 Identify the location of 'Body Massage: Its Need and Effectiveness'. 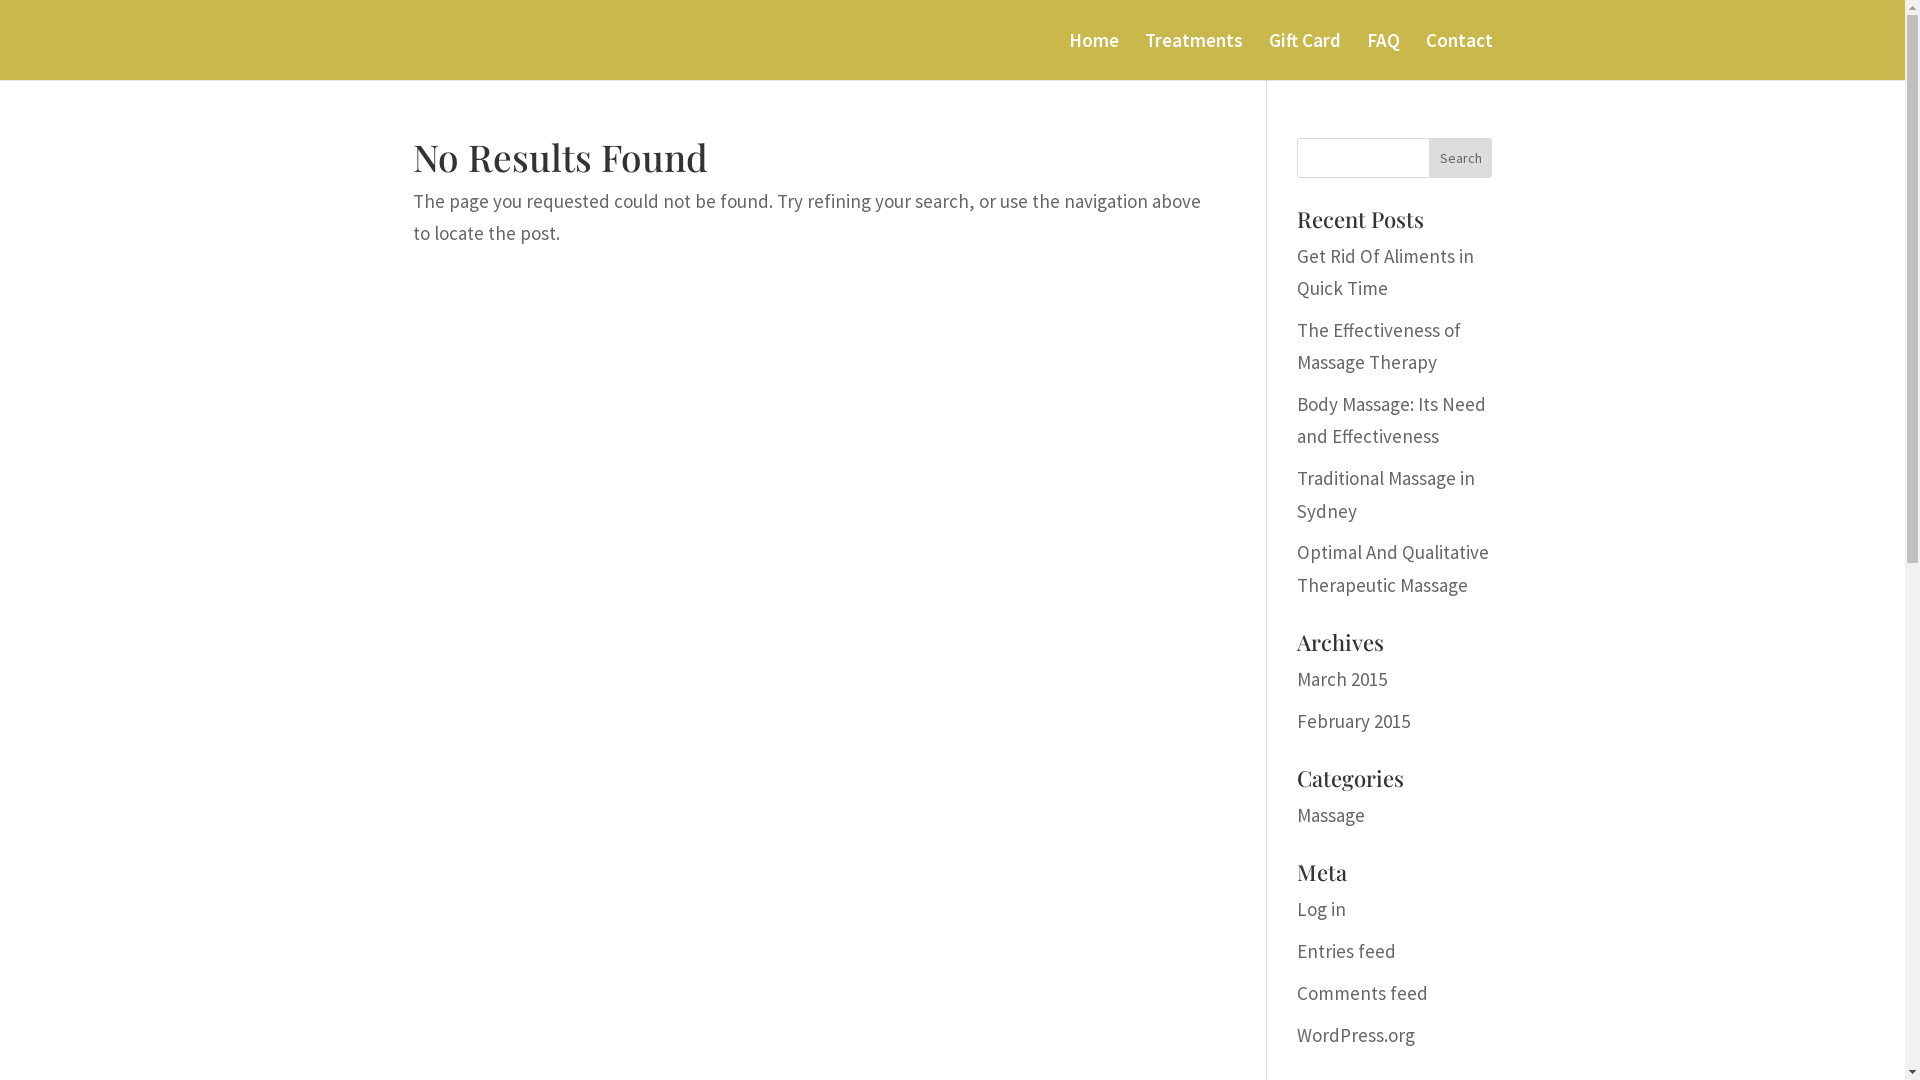
(1390, 419).